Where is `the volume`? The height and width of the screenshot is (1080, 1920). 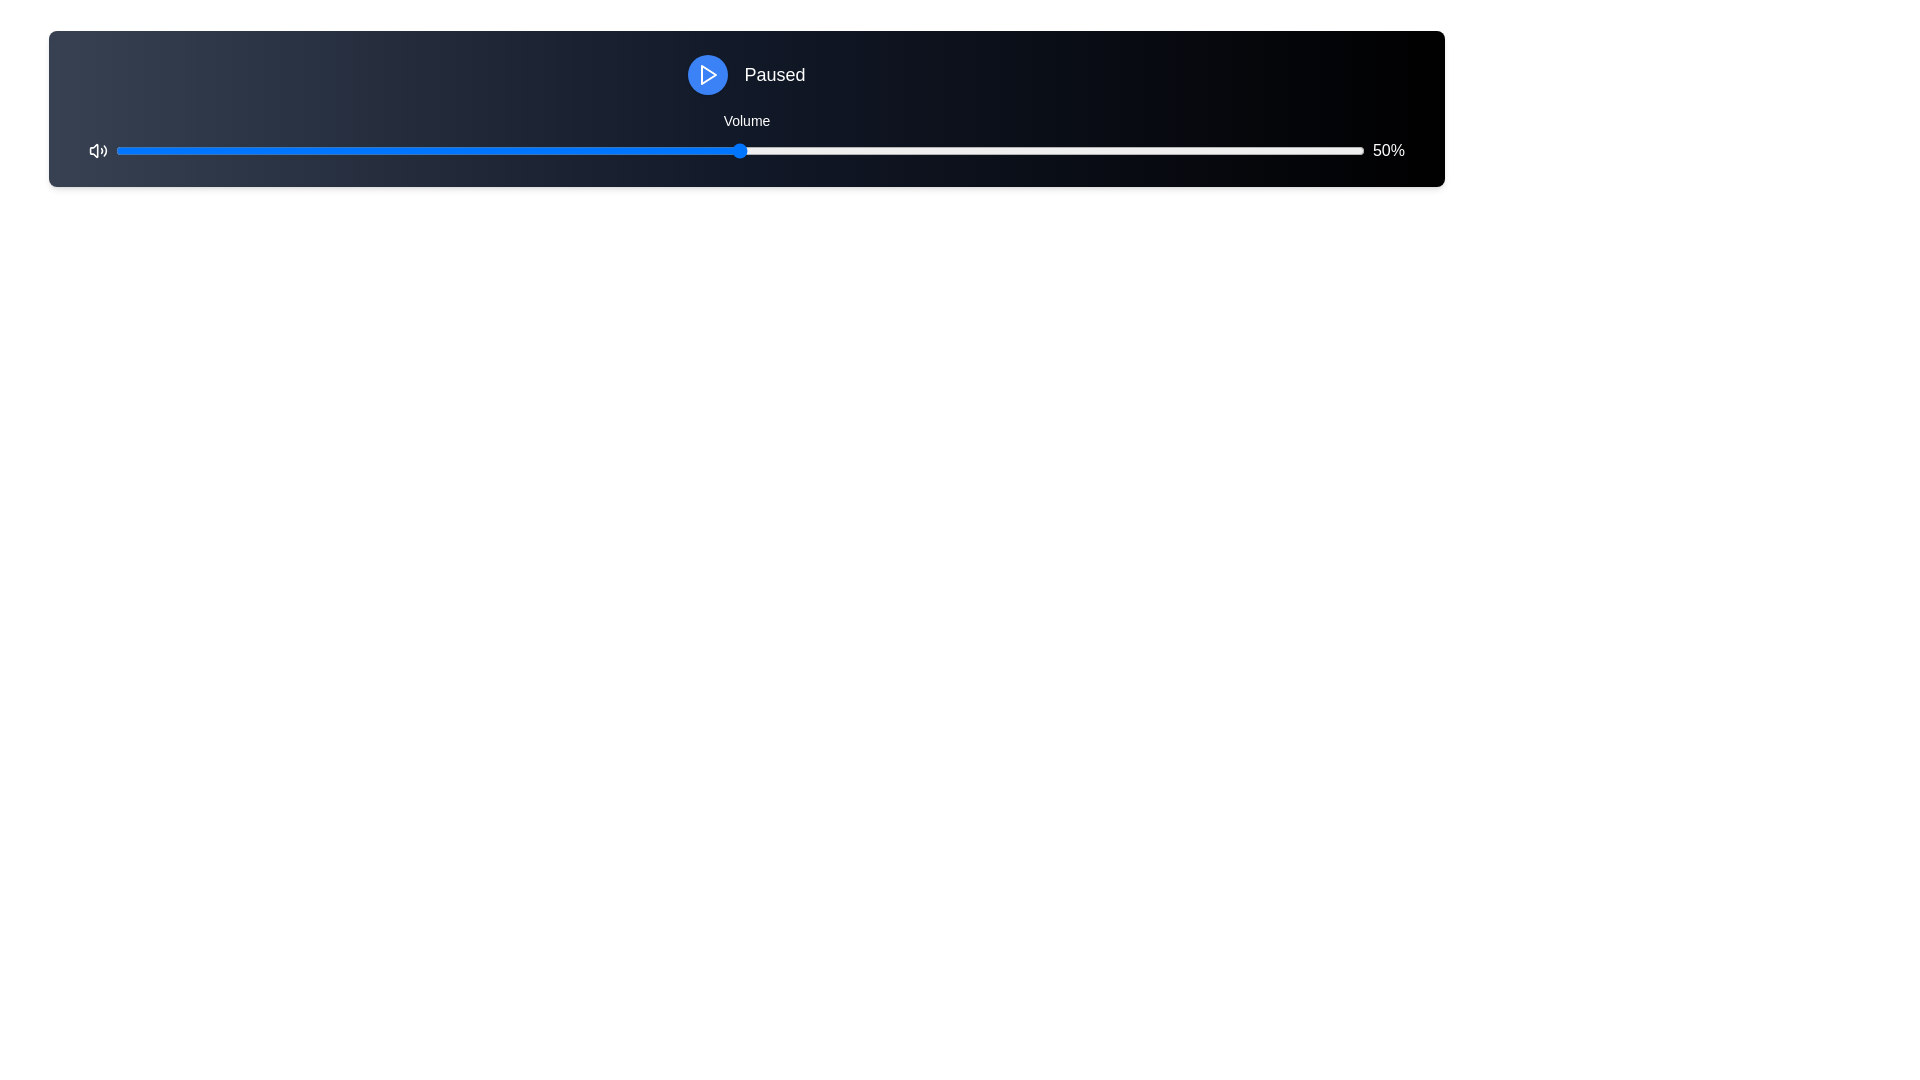
the volume is located at coordinates (1076, 149).